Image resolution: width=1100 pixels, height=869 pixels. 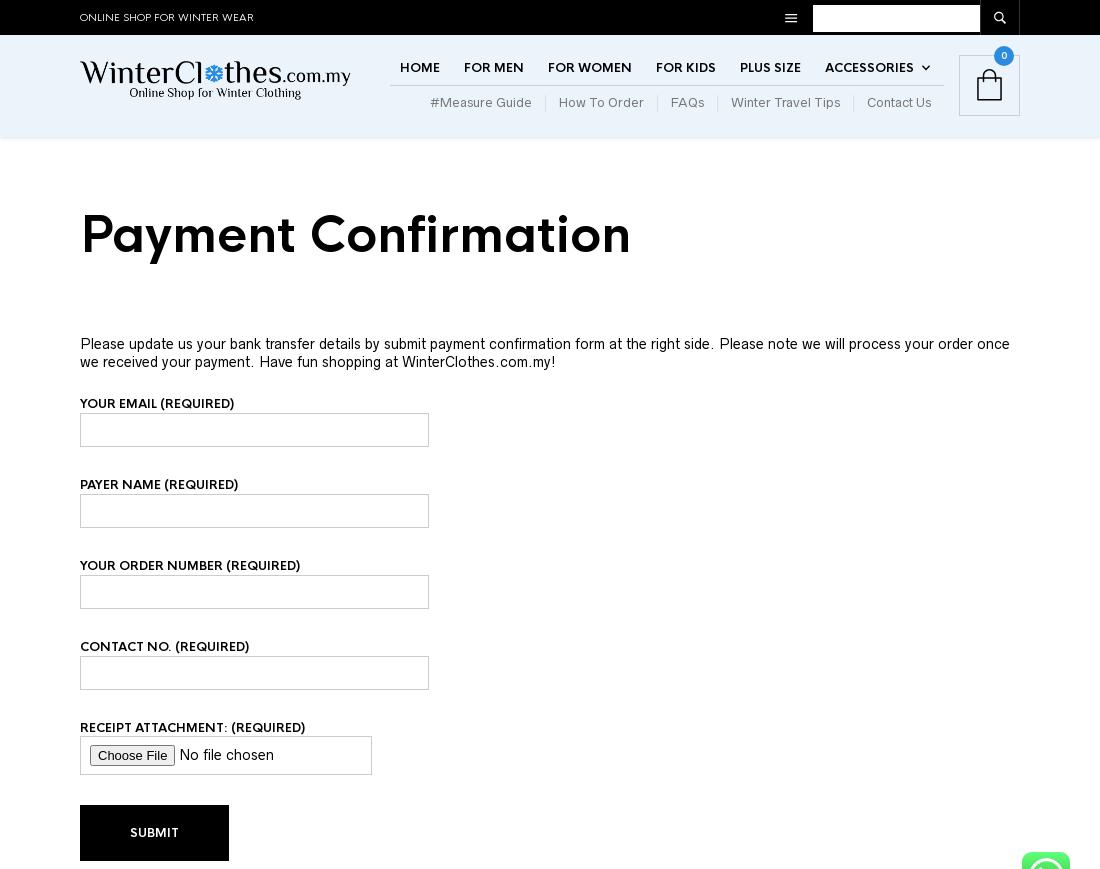 I want to click on '#Measure Guide', so click(x=428, y=120).